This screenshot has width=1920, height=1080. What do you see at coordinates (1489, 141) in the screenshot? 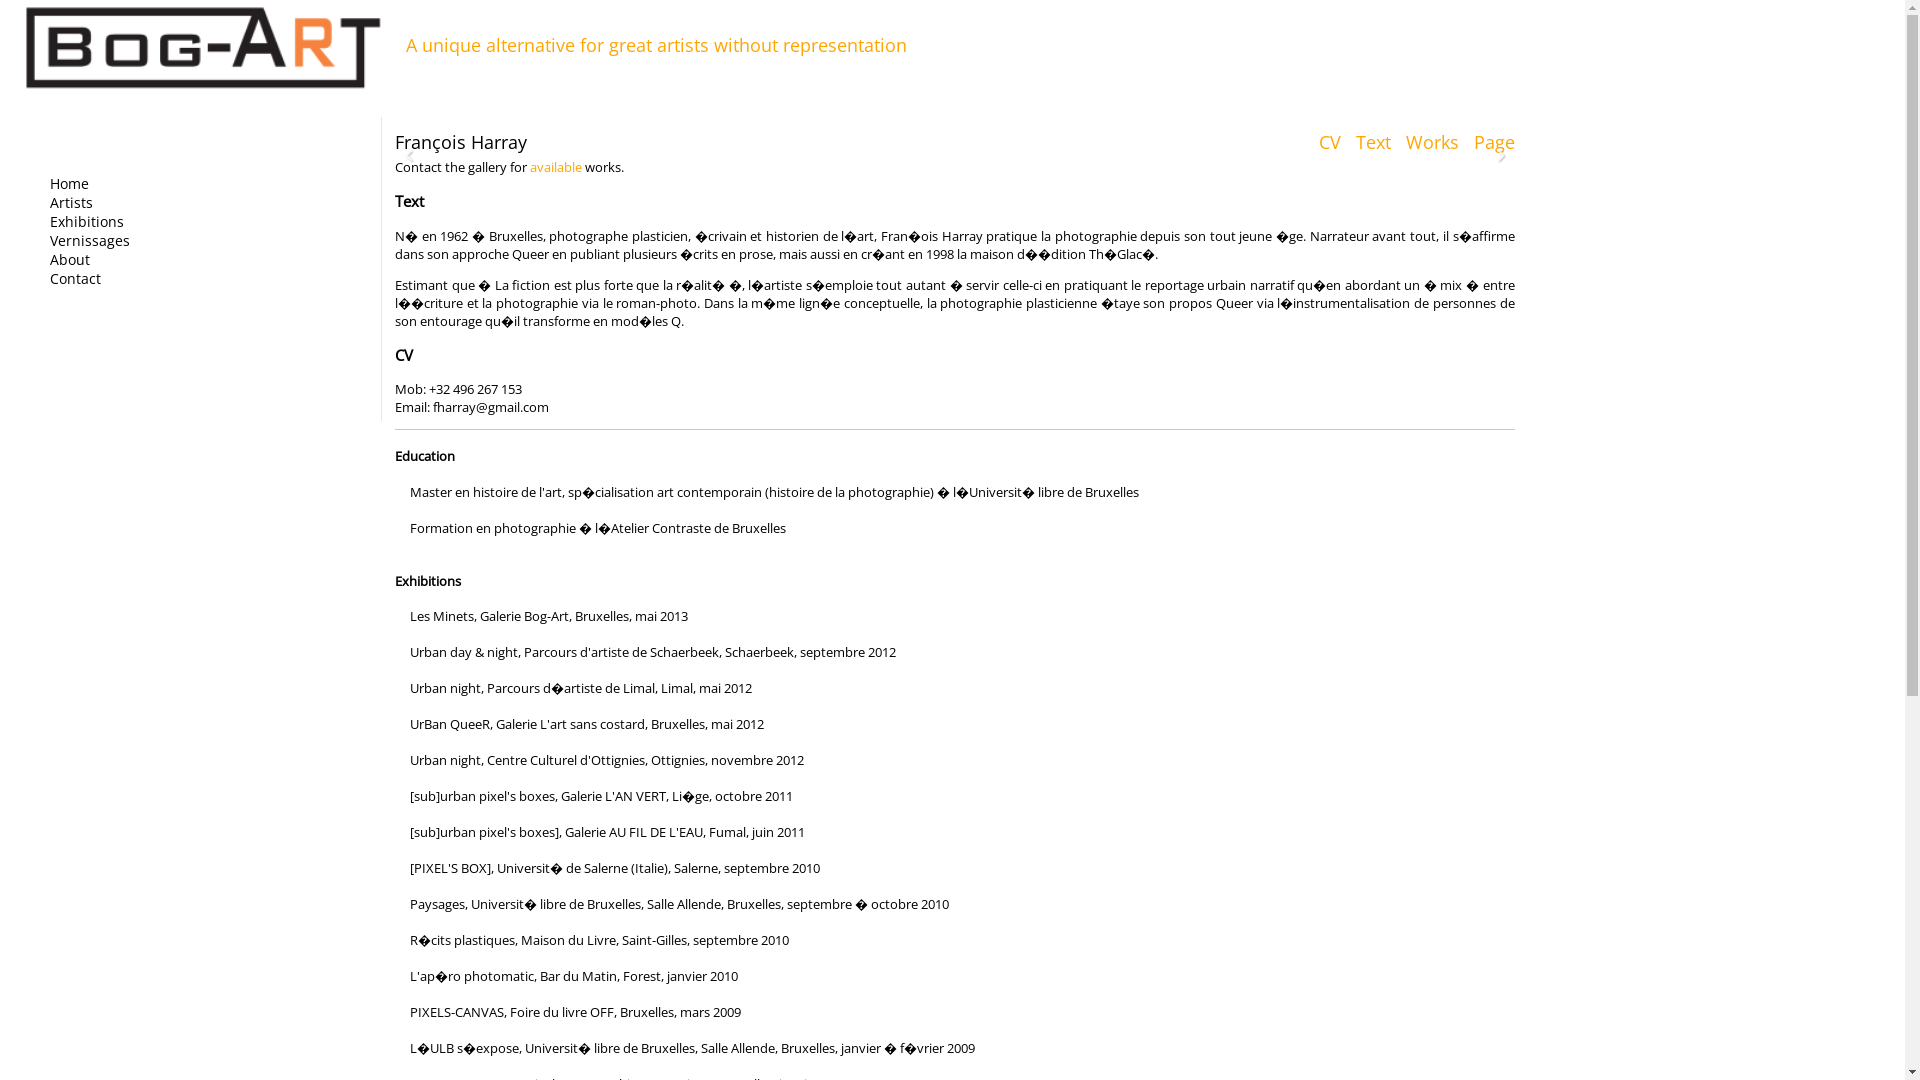
I see `'  Page'` at bounding box center [1489, 141].